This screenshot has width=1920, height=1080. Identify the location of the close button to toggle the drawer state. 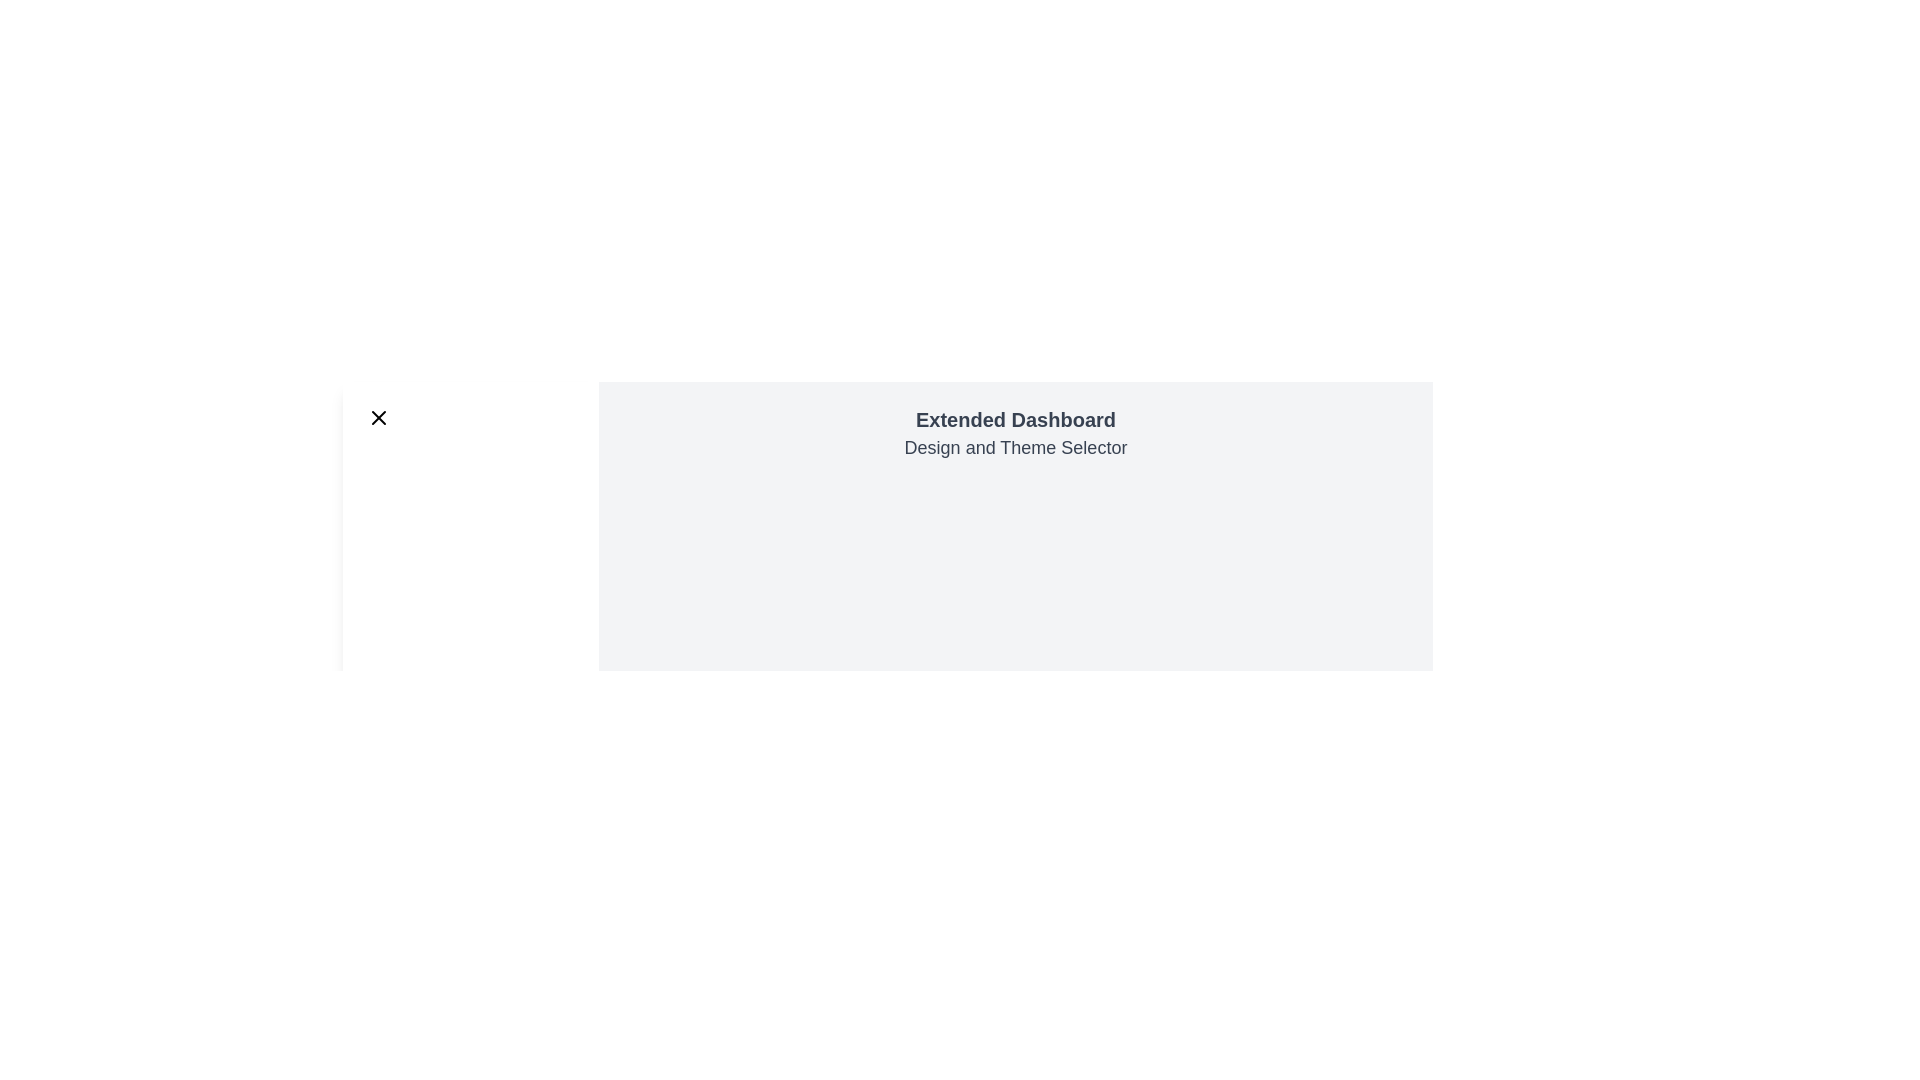
(379, 416).